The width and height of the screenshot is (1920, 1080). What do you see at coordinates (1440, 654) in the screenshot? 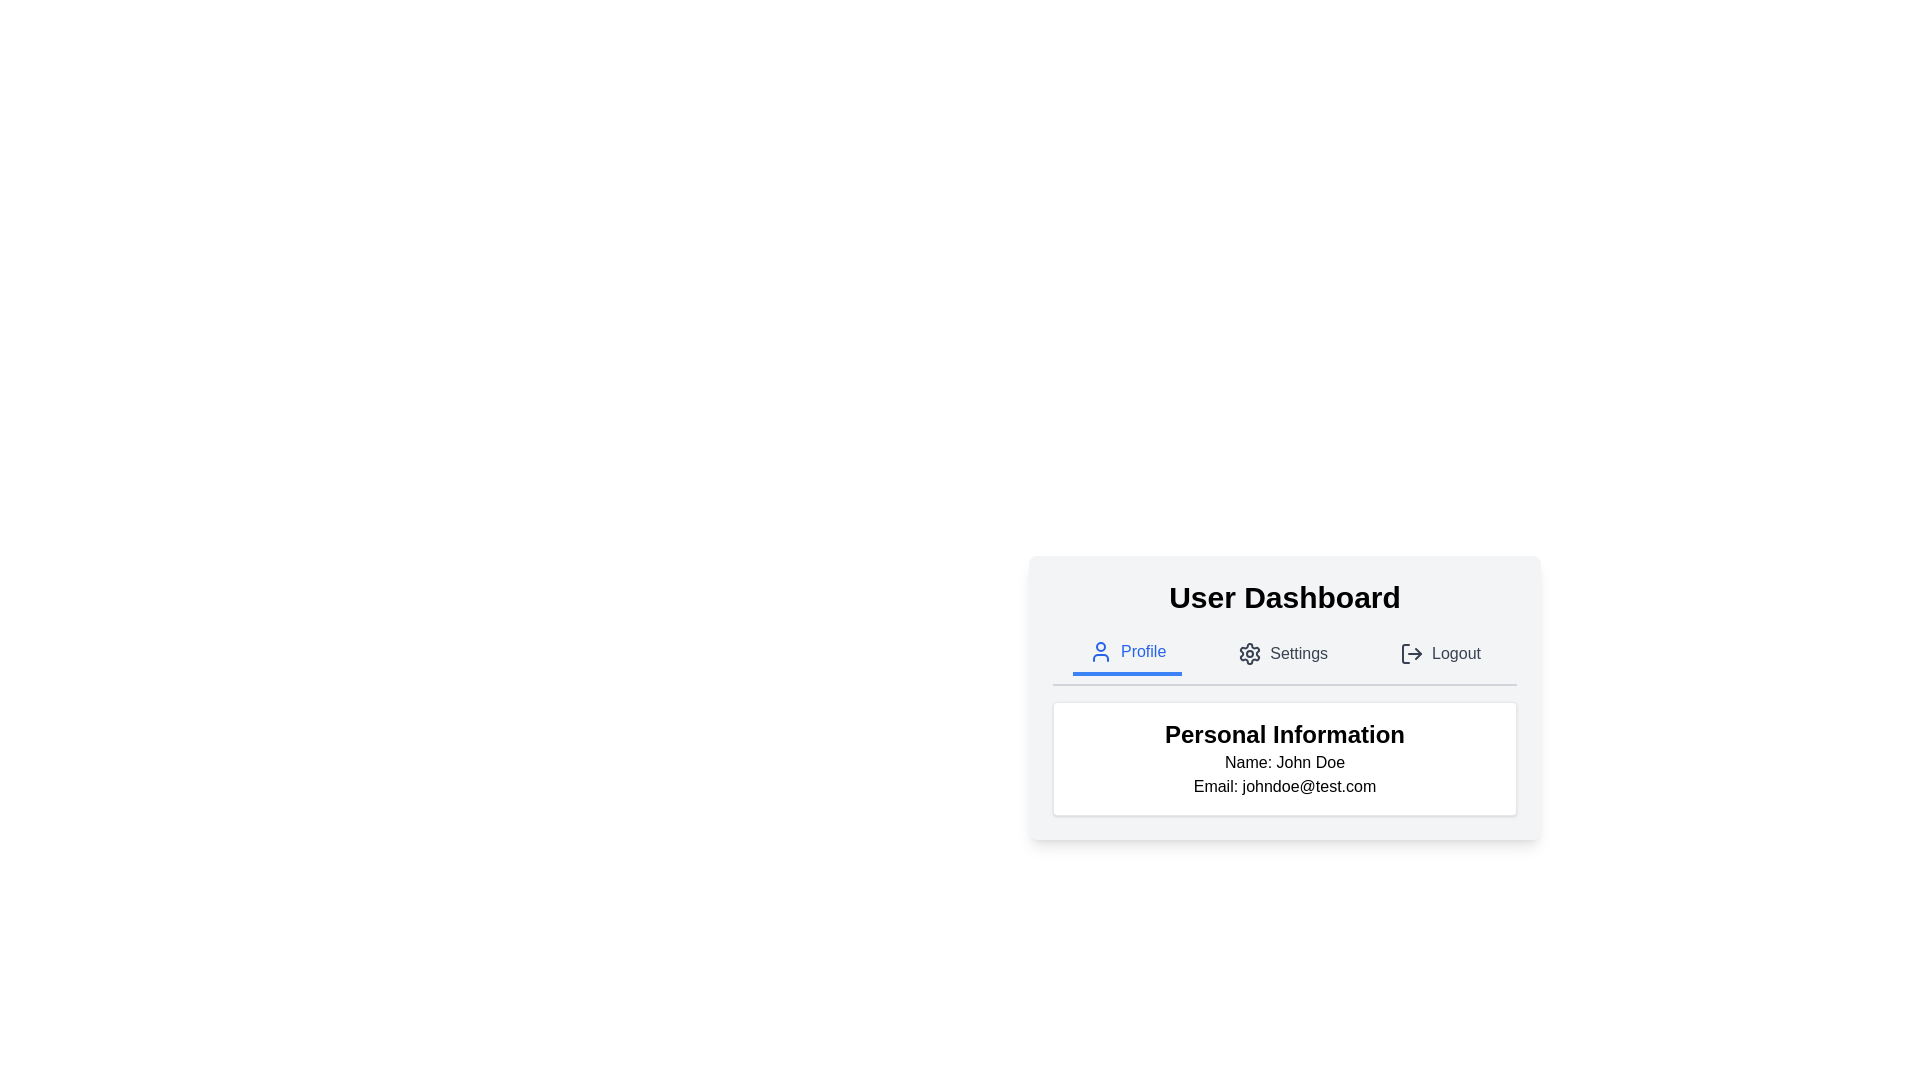
I see `the 'Logout' button, which features a log-out icon and is located` at bounding box center [1440, 654].